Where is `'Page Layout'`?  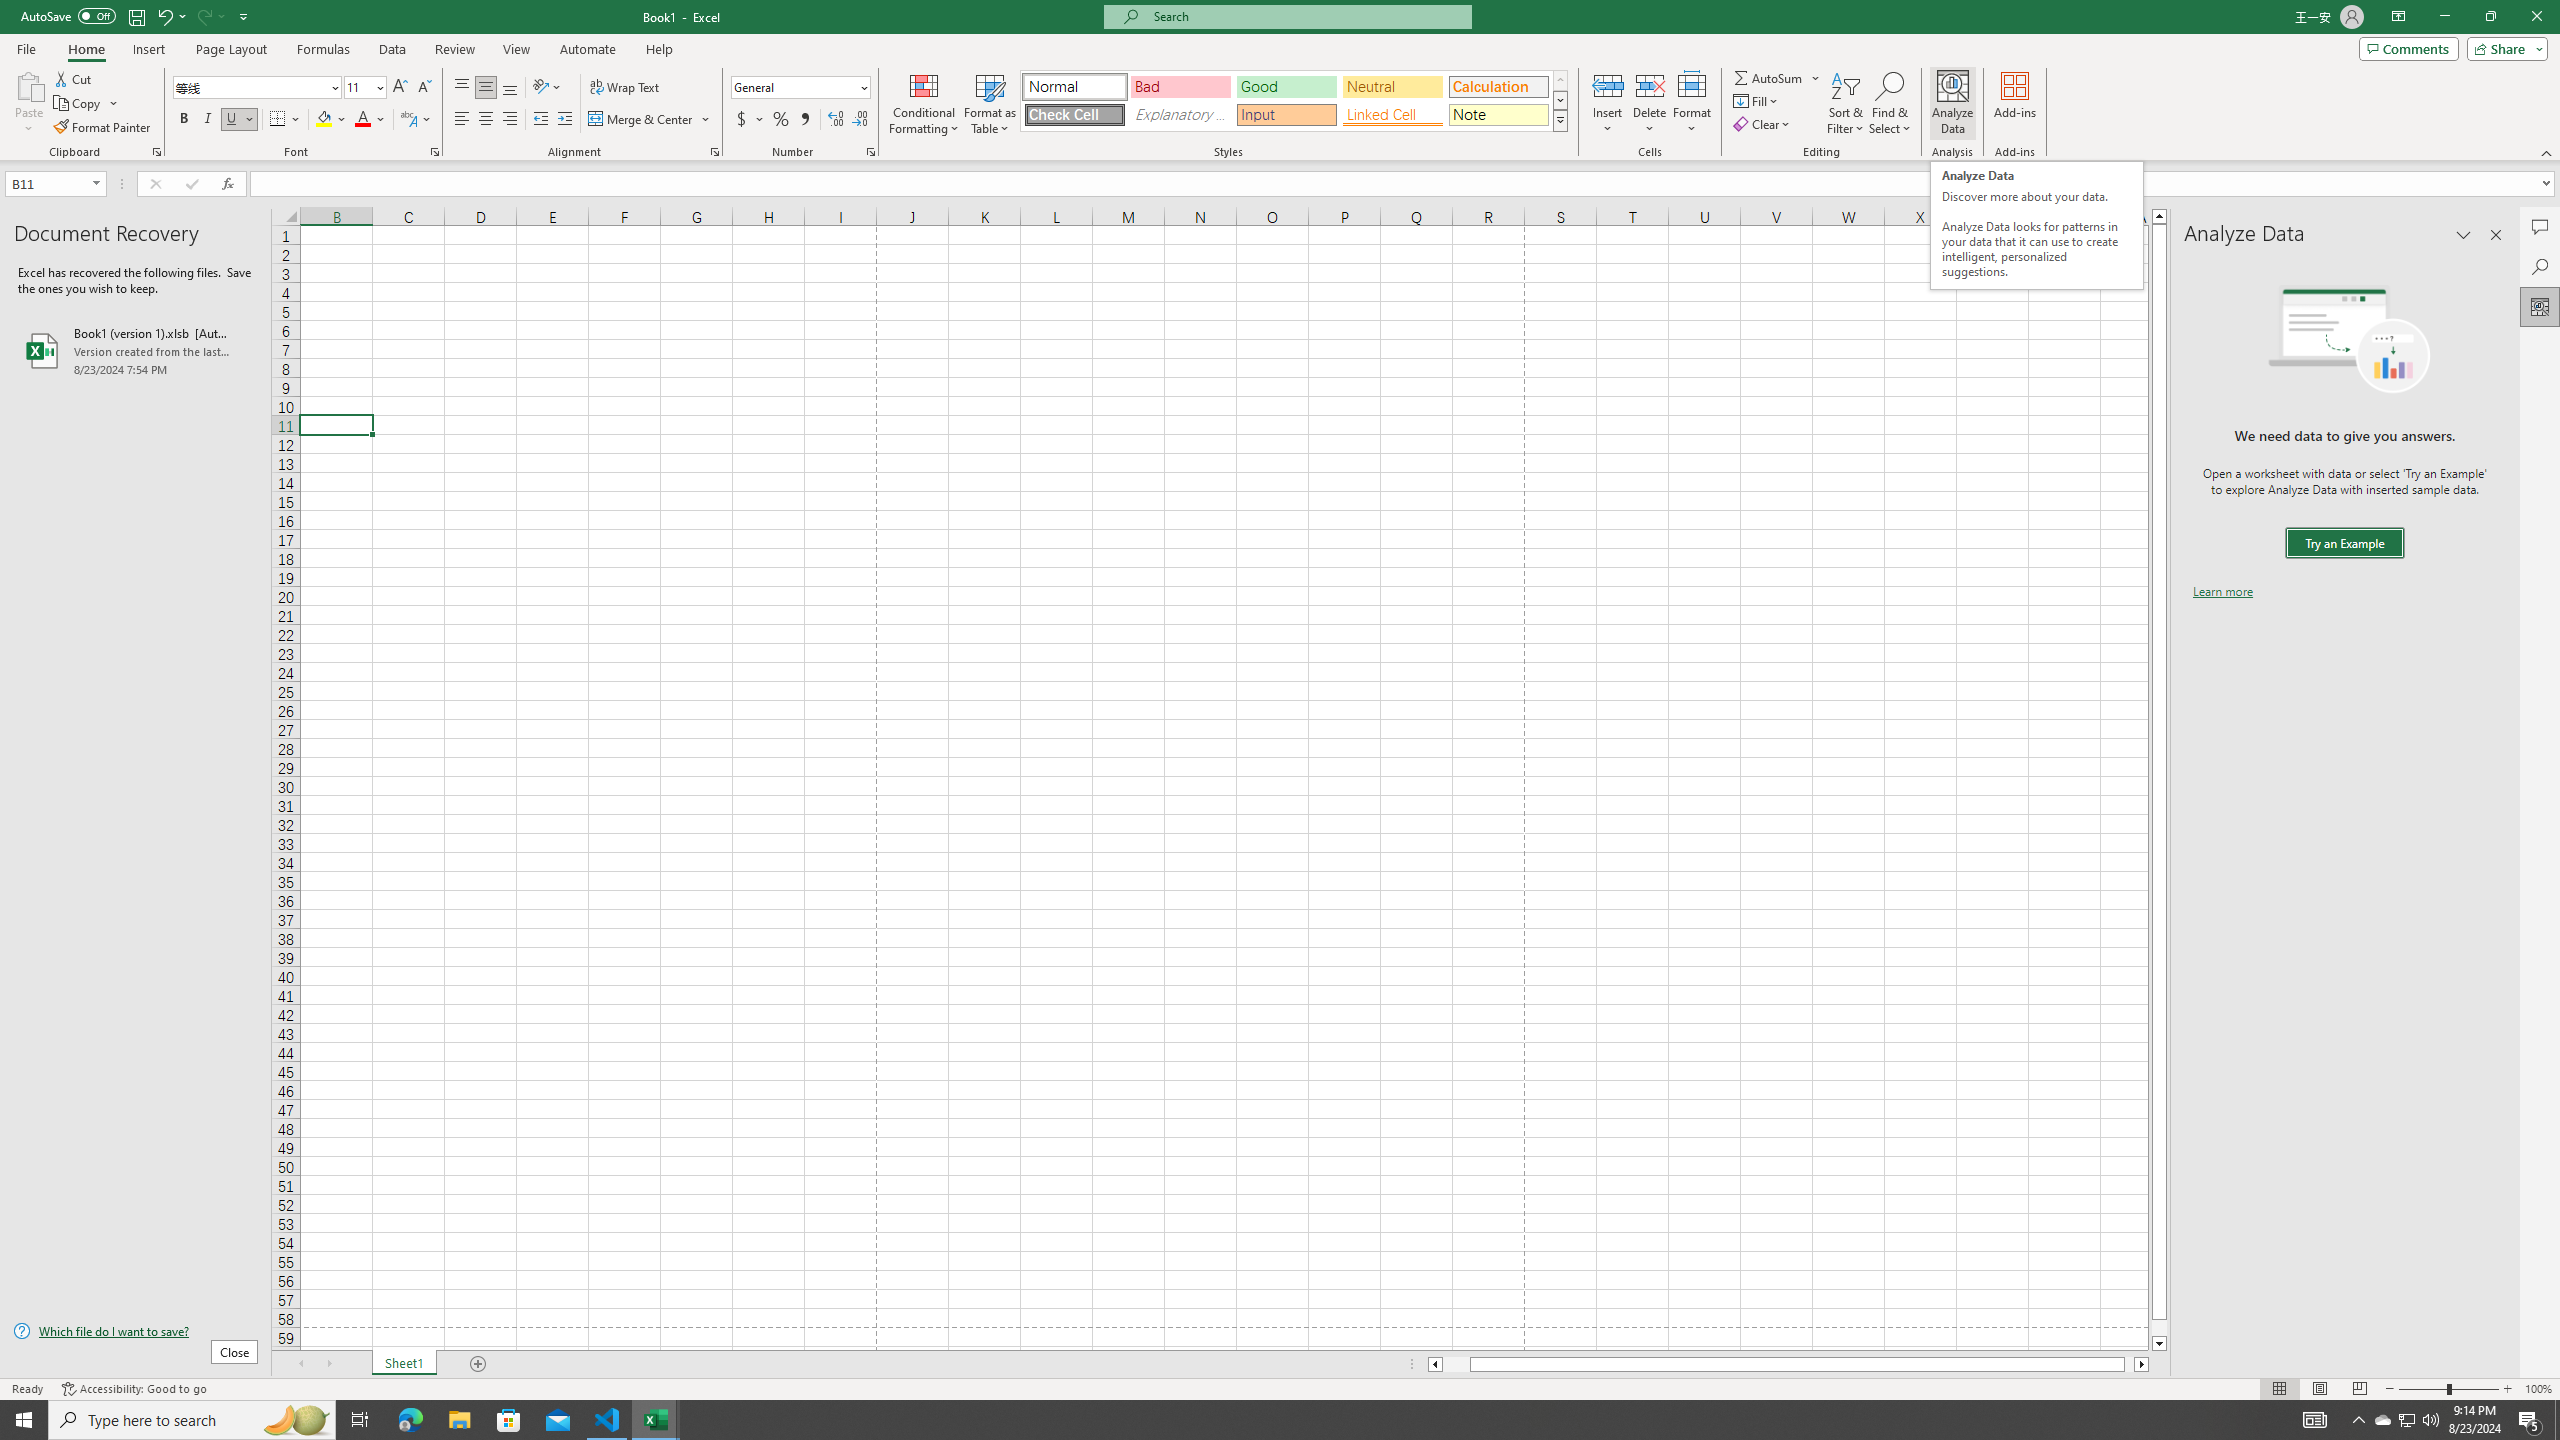 'Page Layout' is located at coordinates (231, 49).